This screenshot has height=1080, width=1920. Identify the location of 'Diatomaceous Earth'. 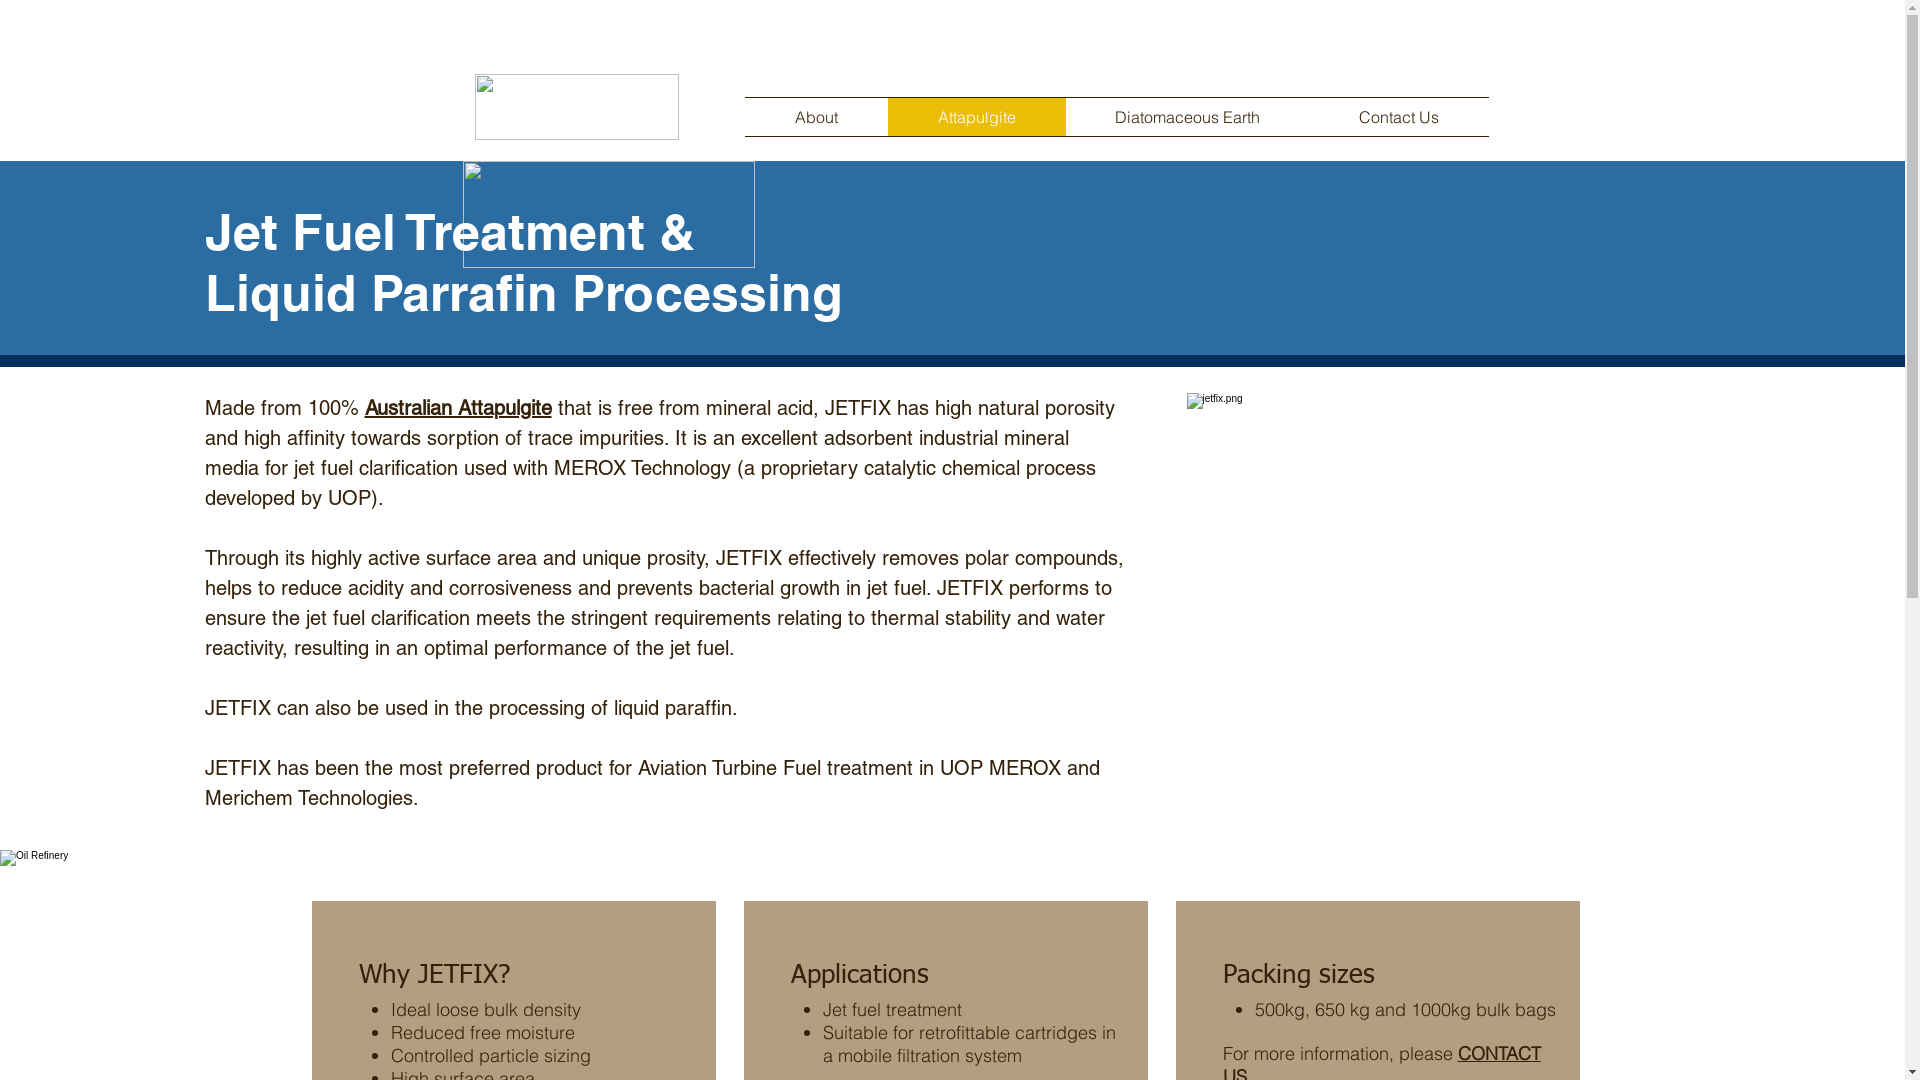
(1064, 116).